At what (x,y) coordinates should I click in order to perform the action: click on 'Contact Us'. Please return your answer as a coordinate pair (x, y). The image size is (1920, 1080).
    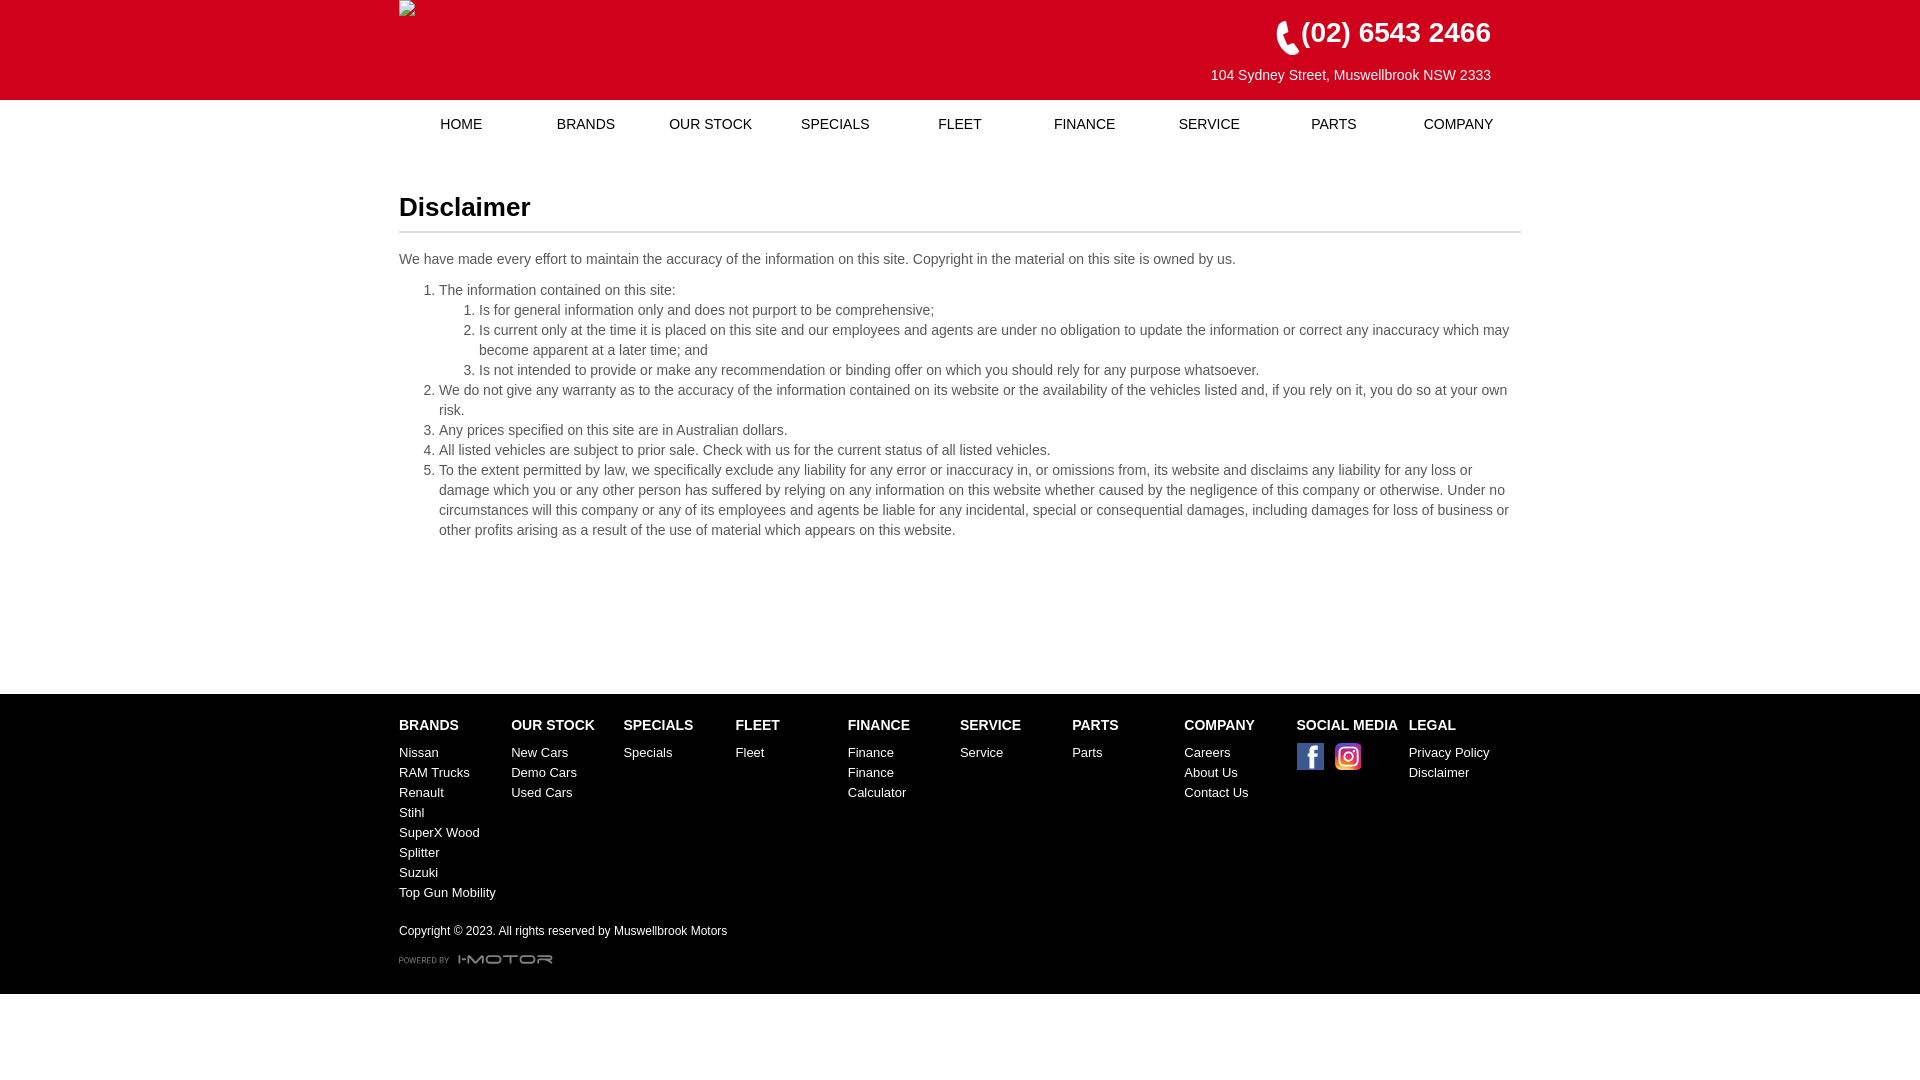
    Looking at the image, I should click on (1235, 792).